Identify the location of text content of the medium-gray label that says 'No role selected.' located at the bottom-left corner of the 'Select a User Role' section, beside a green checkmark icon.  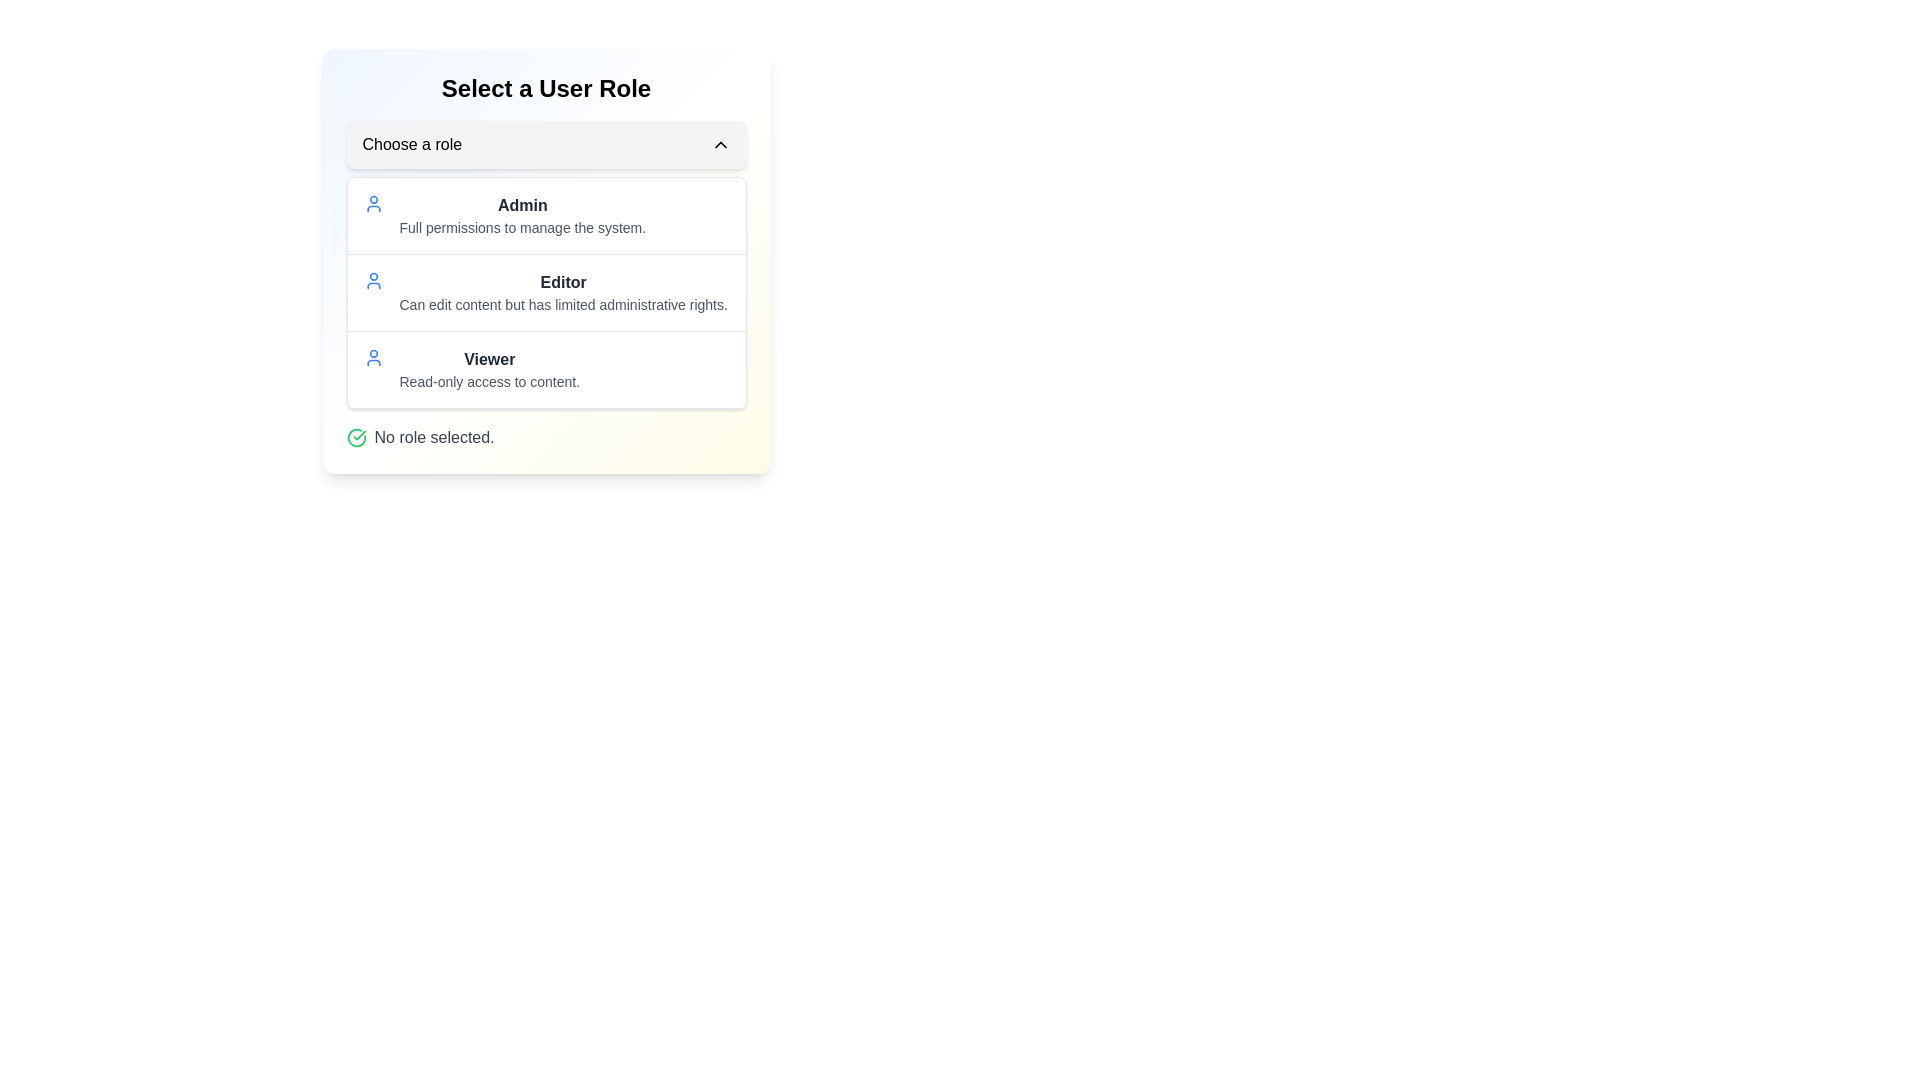
(433, 437).